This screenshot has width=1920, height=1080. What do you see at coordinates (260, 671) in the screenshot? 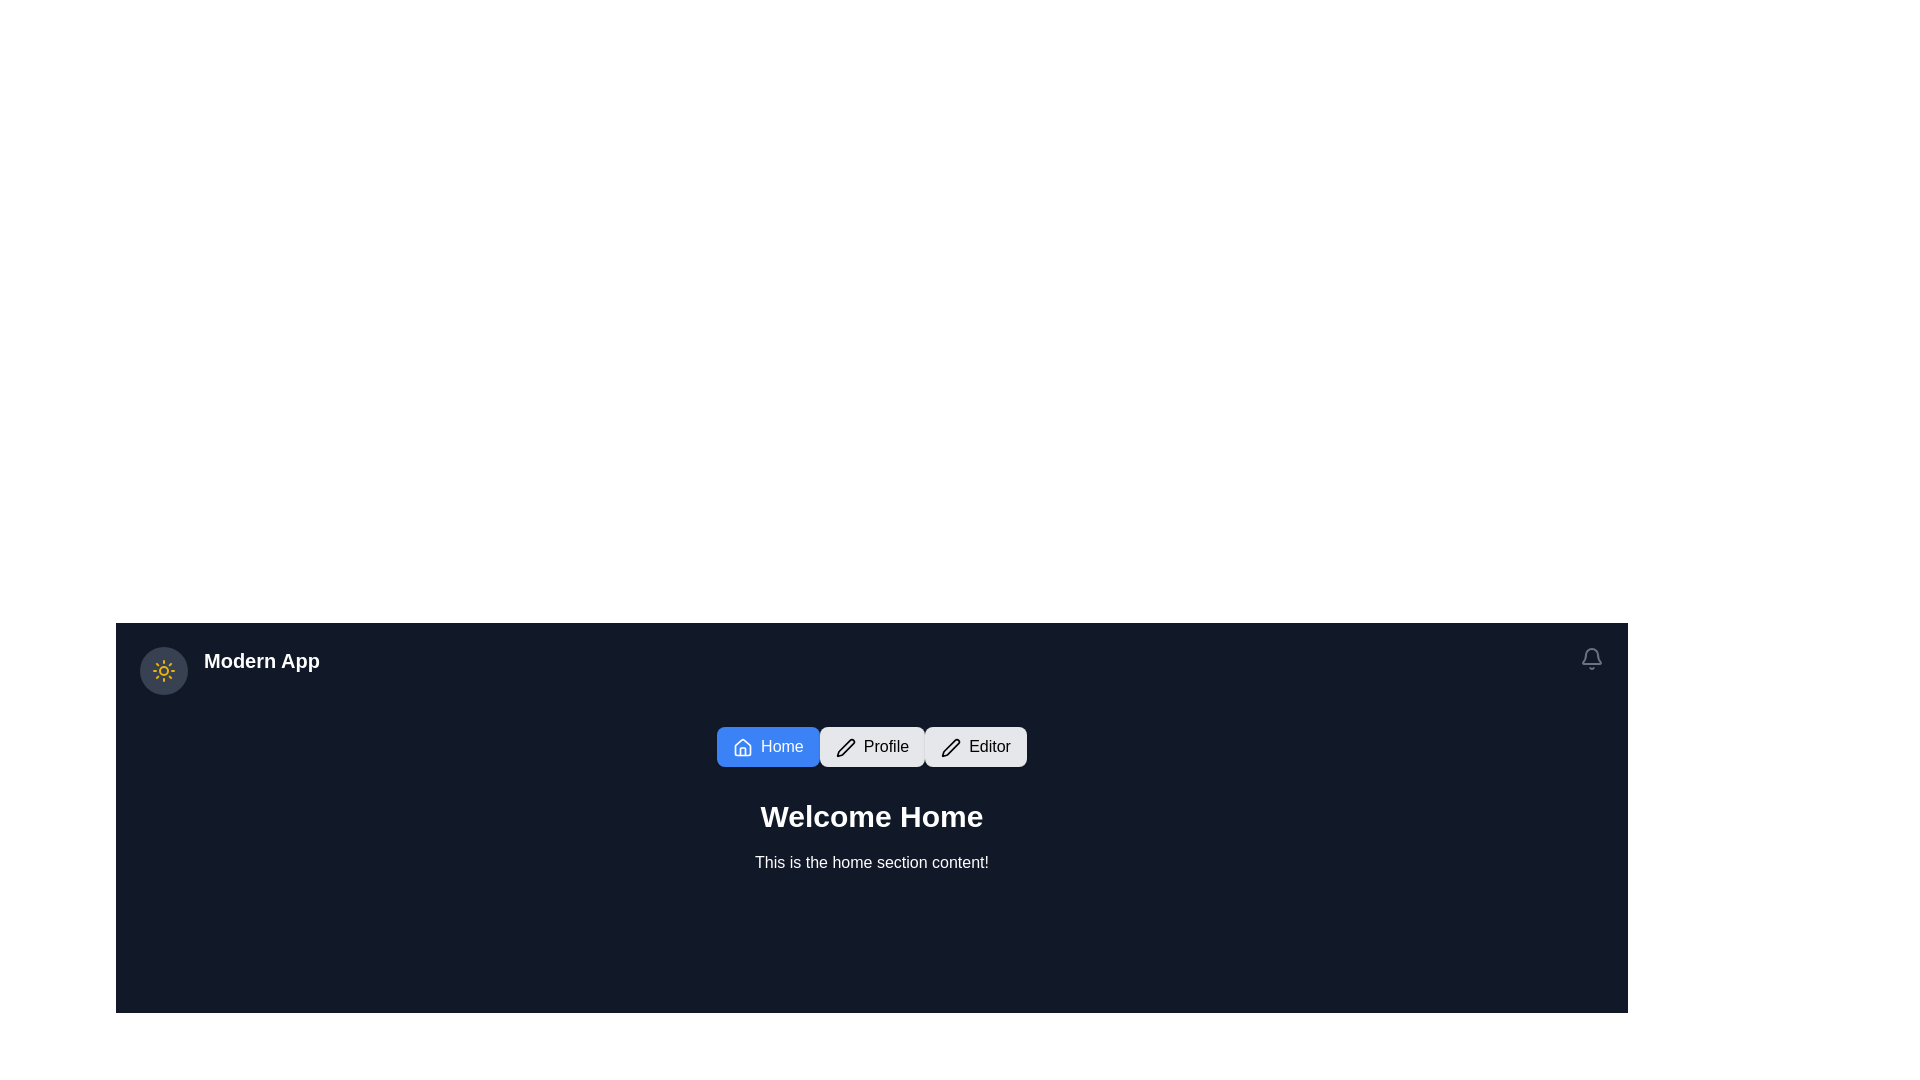
I see `the bold white text label reading 'Modern App' located to the right of a circular sun icon in the top-left area of the interface` at bounding box center [260, 671].